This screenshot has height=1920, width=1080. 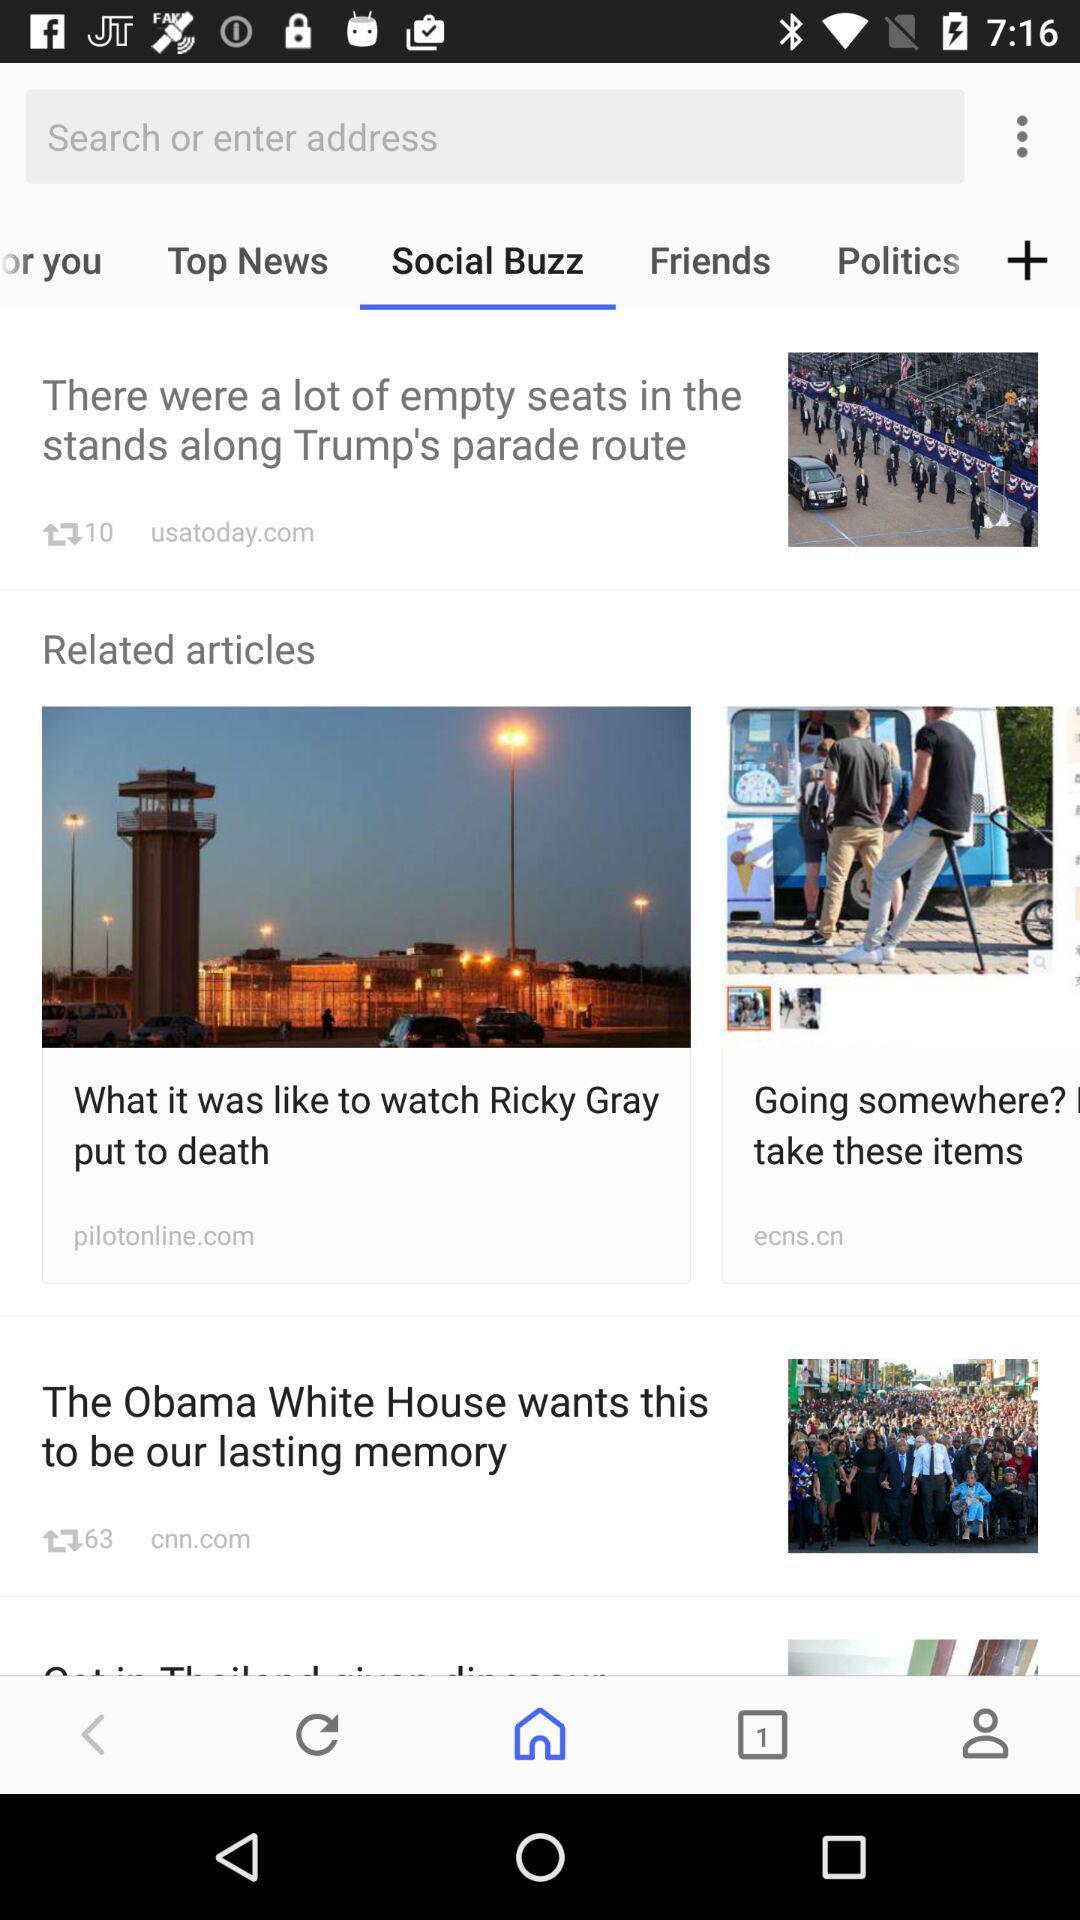 I want to click on the arrow_backward icon, so click(x=94, y=1733).